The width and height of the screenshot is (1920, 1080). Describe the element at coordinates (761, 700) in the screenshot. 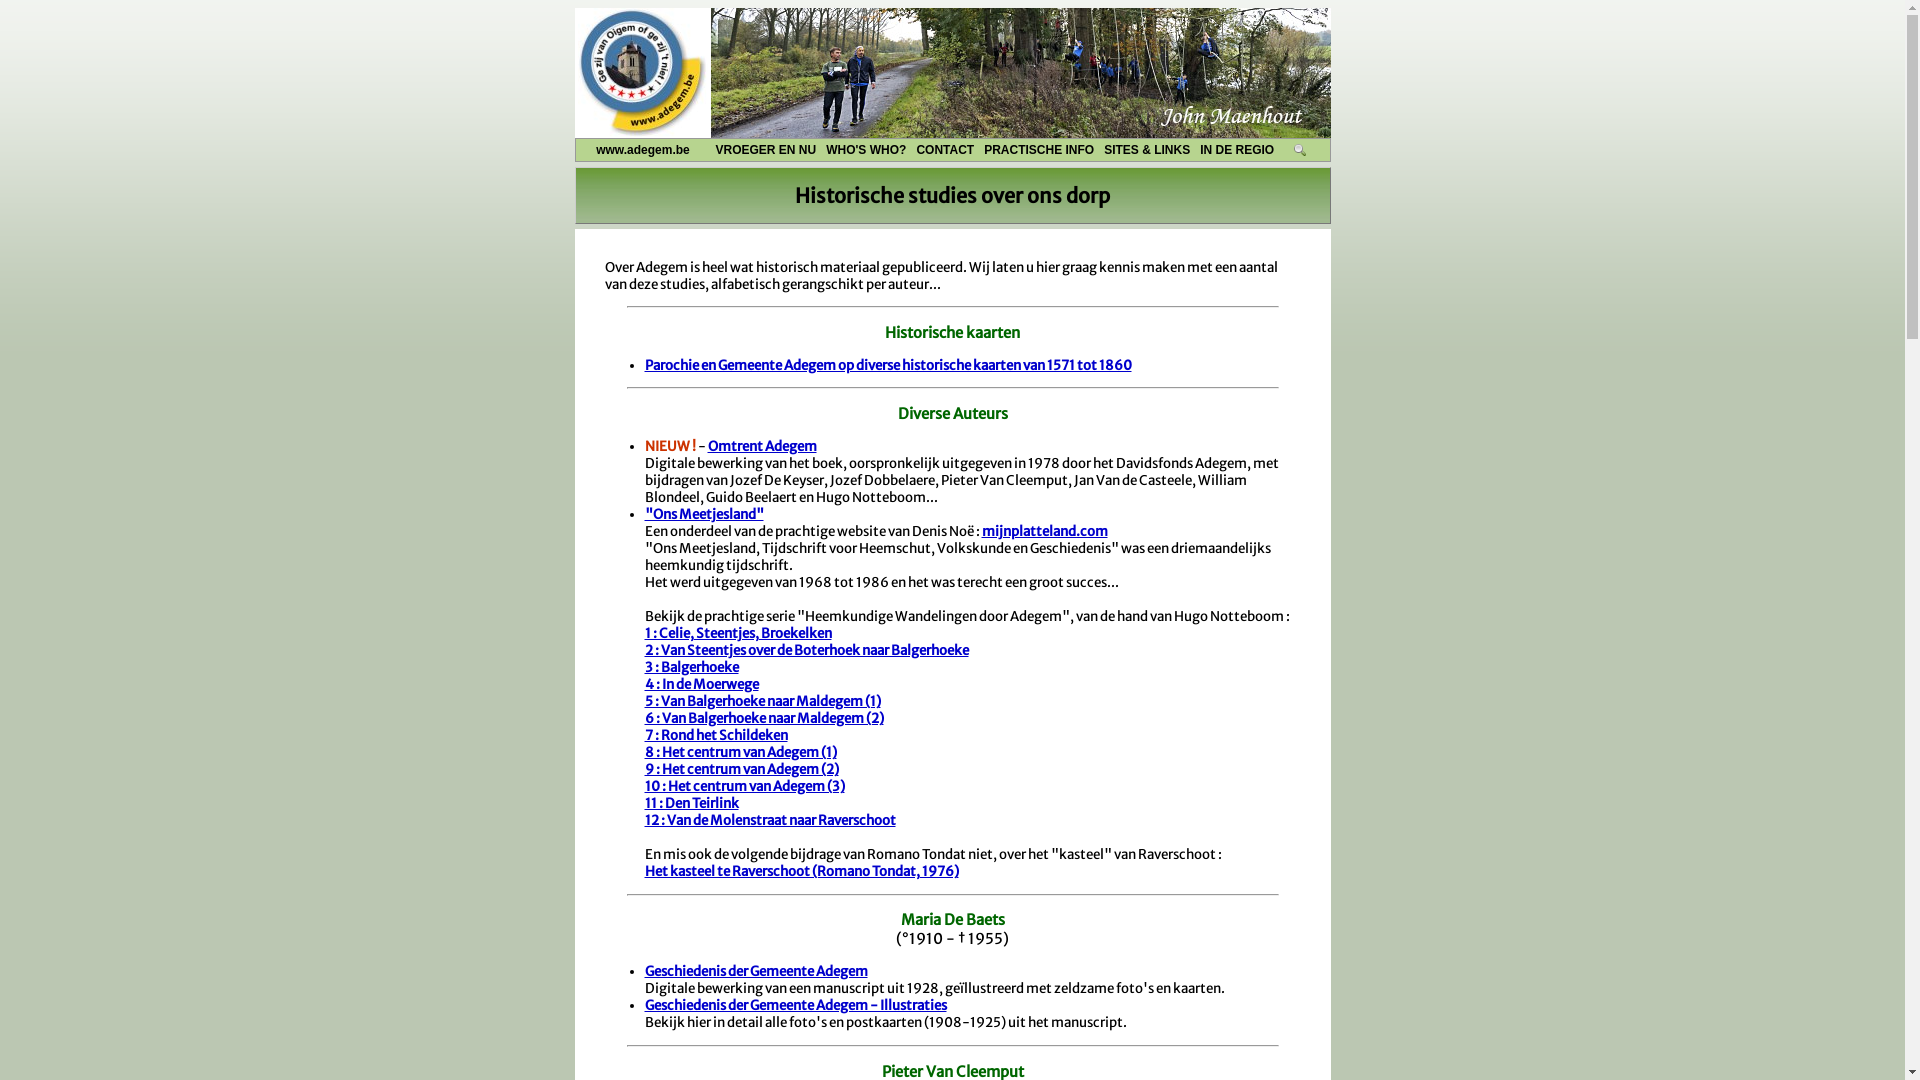

I see `'5 : Van Balgerhoeke naar Maldegem (1)'` at that location.